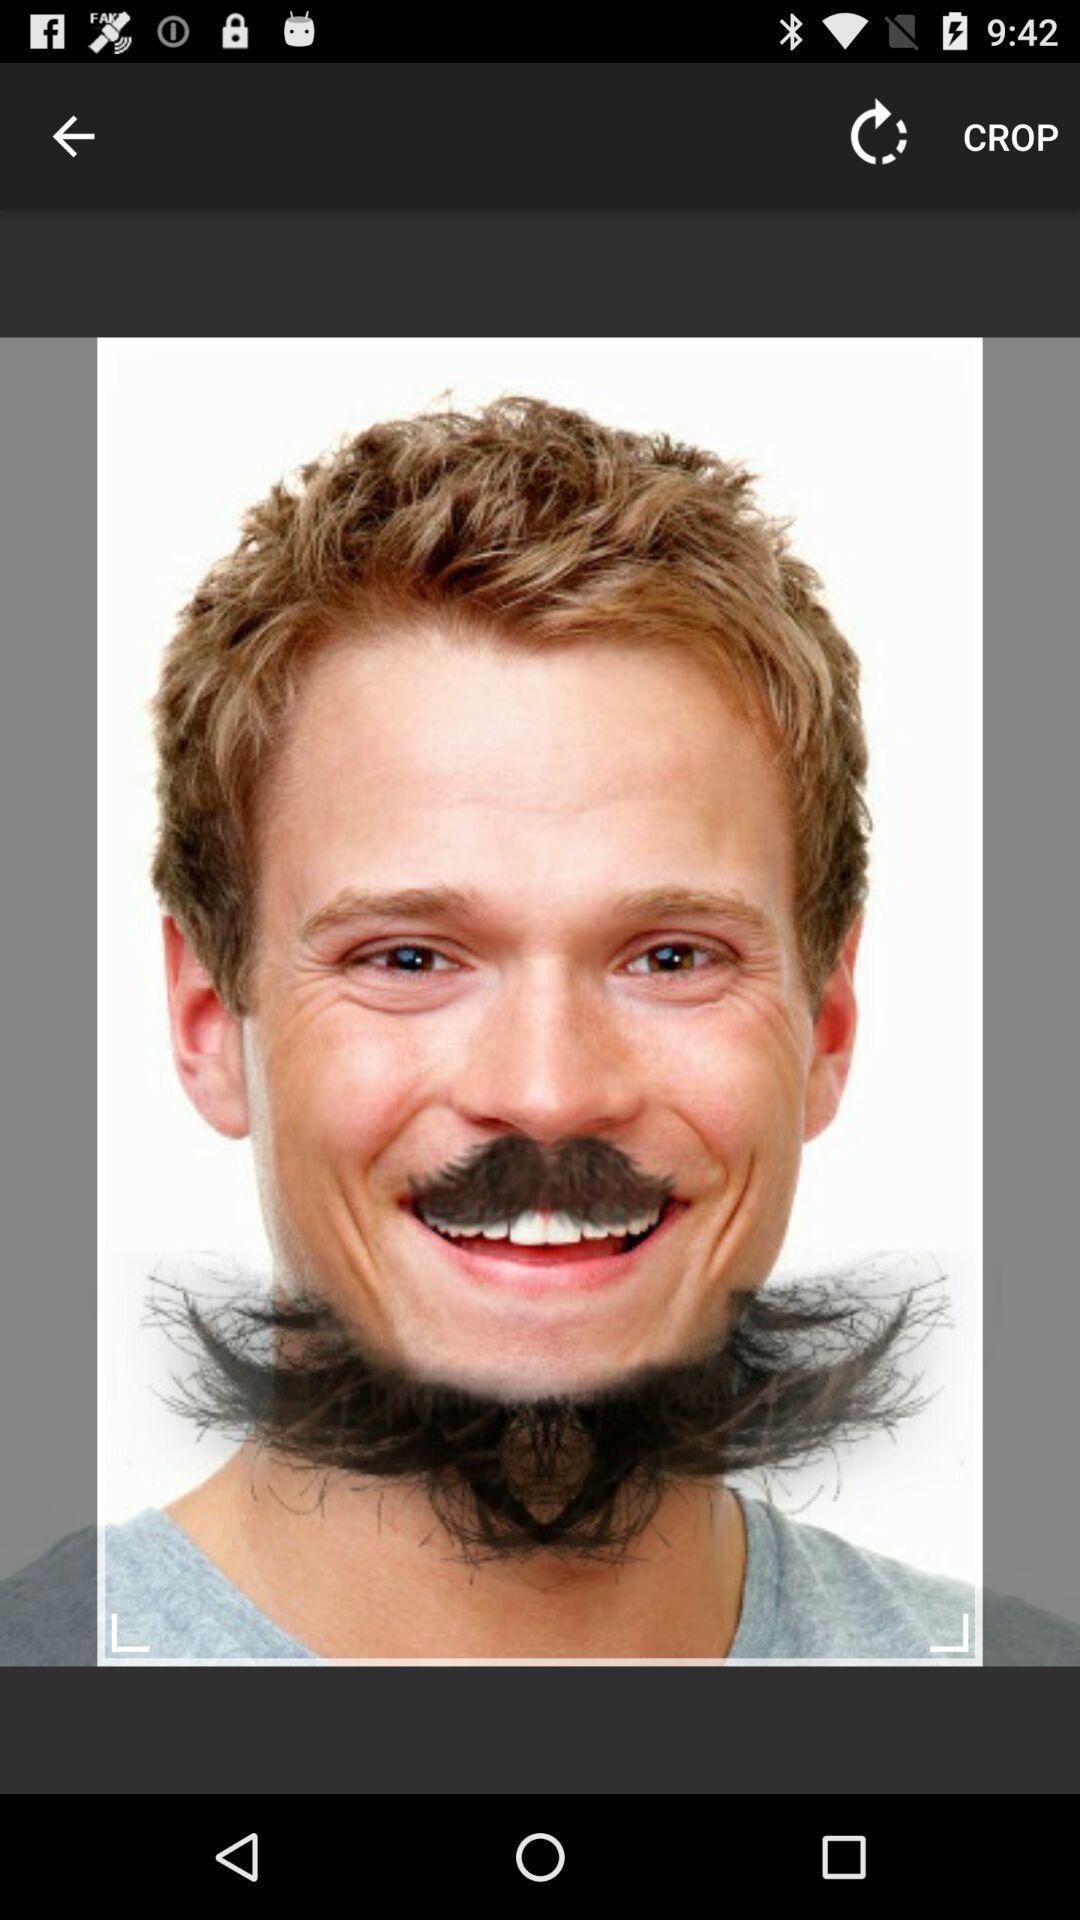  What do you see at coordinates (1010, 135) in the screenshot?
I see `the crop icon` at bounding box center [1010, 135].